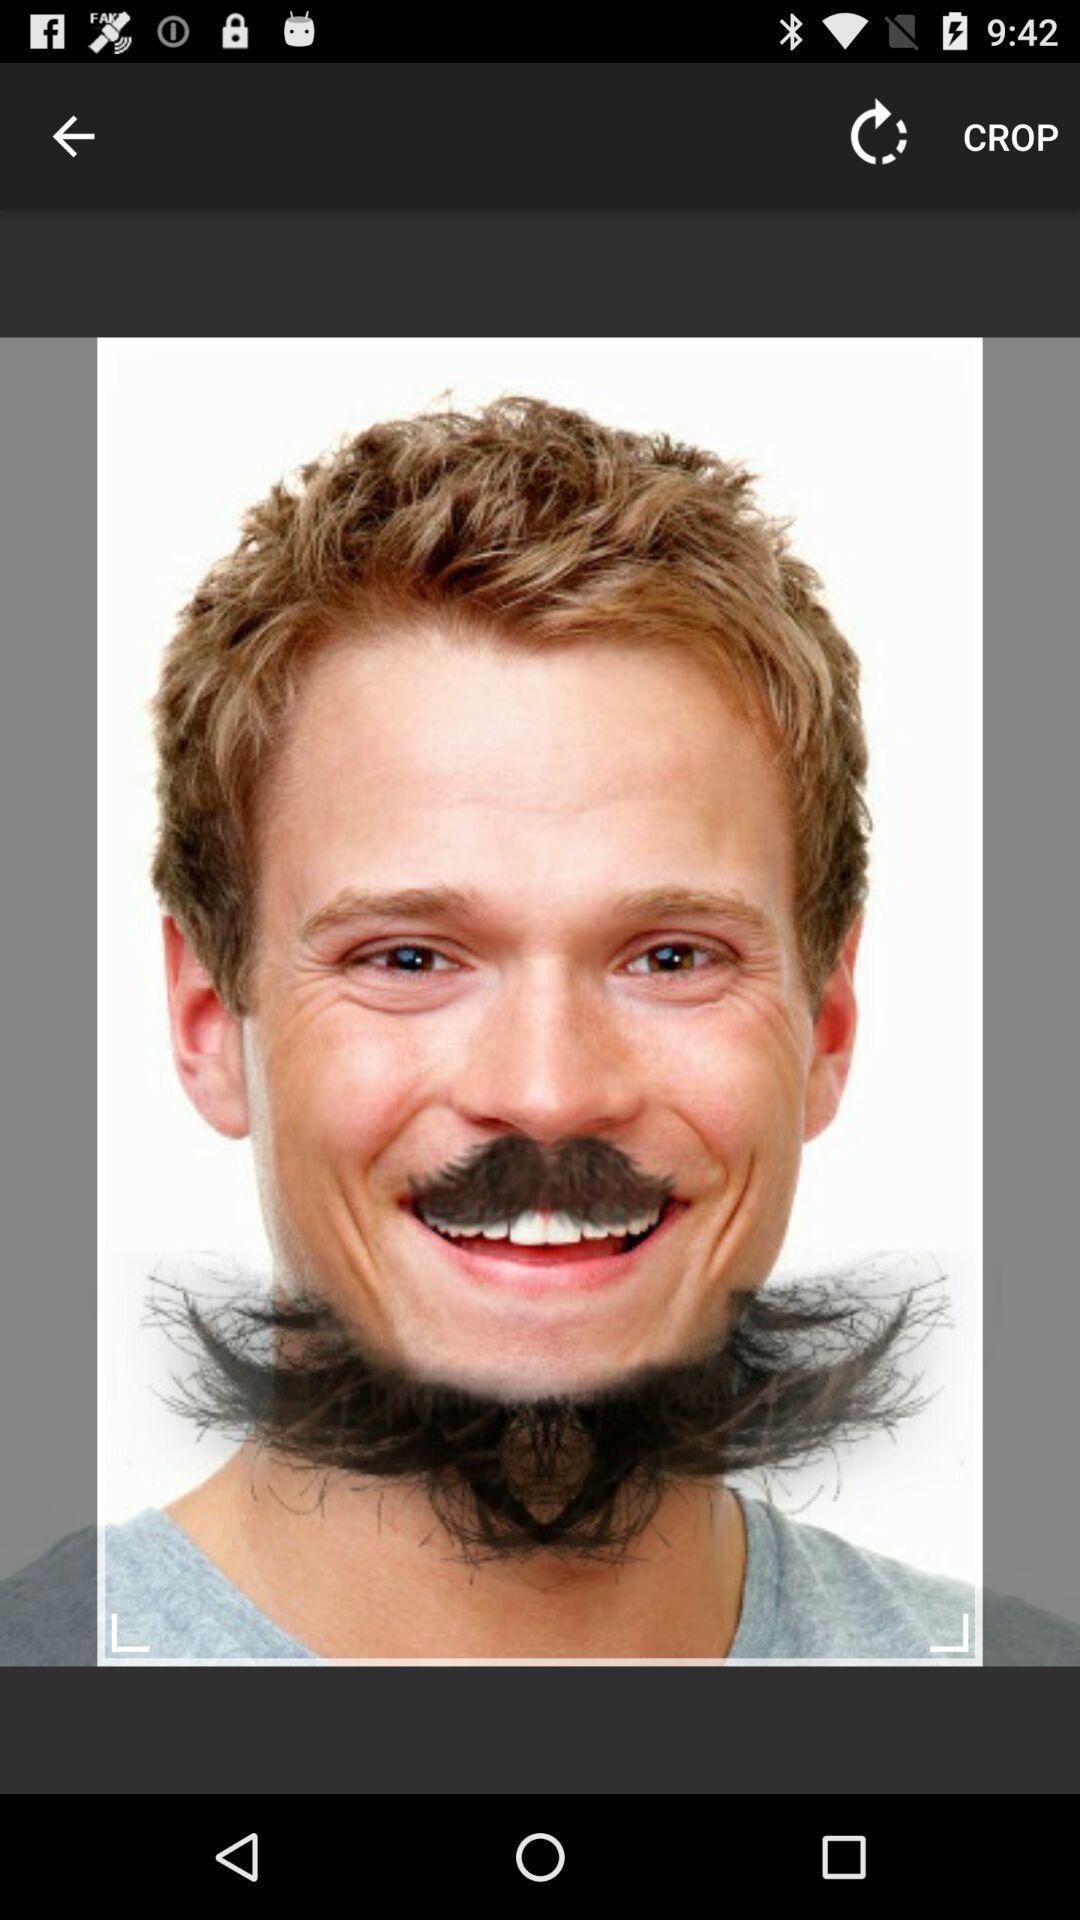  What do you see at coordinates (1010, 135) in the screenshot?
I see `the crop icon` at bounding box center [1010, 135].